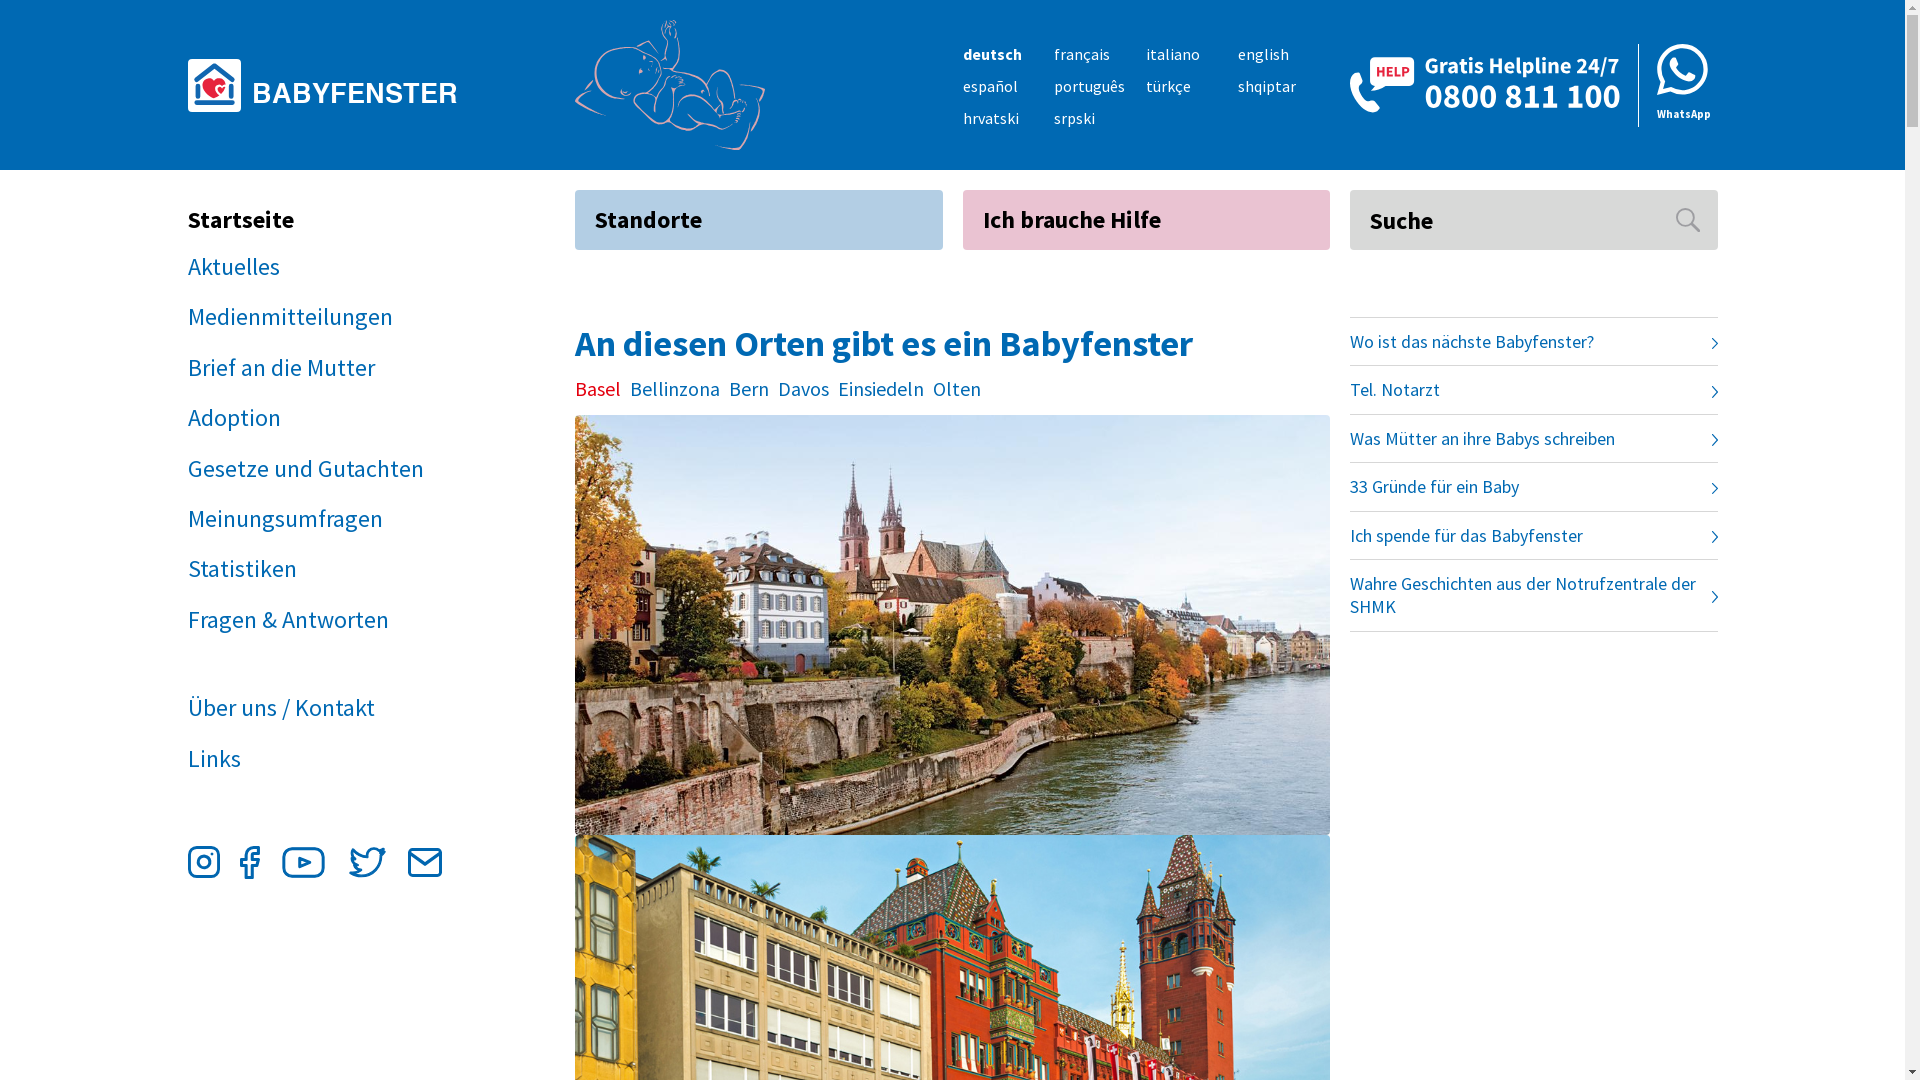  I want to click on 'hrvatski', so click(989, 118).